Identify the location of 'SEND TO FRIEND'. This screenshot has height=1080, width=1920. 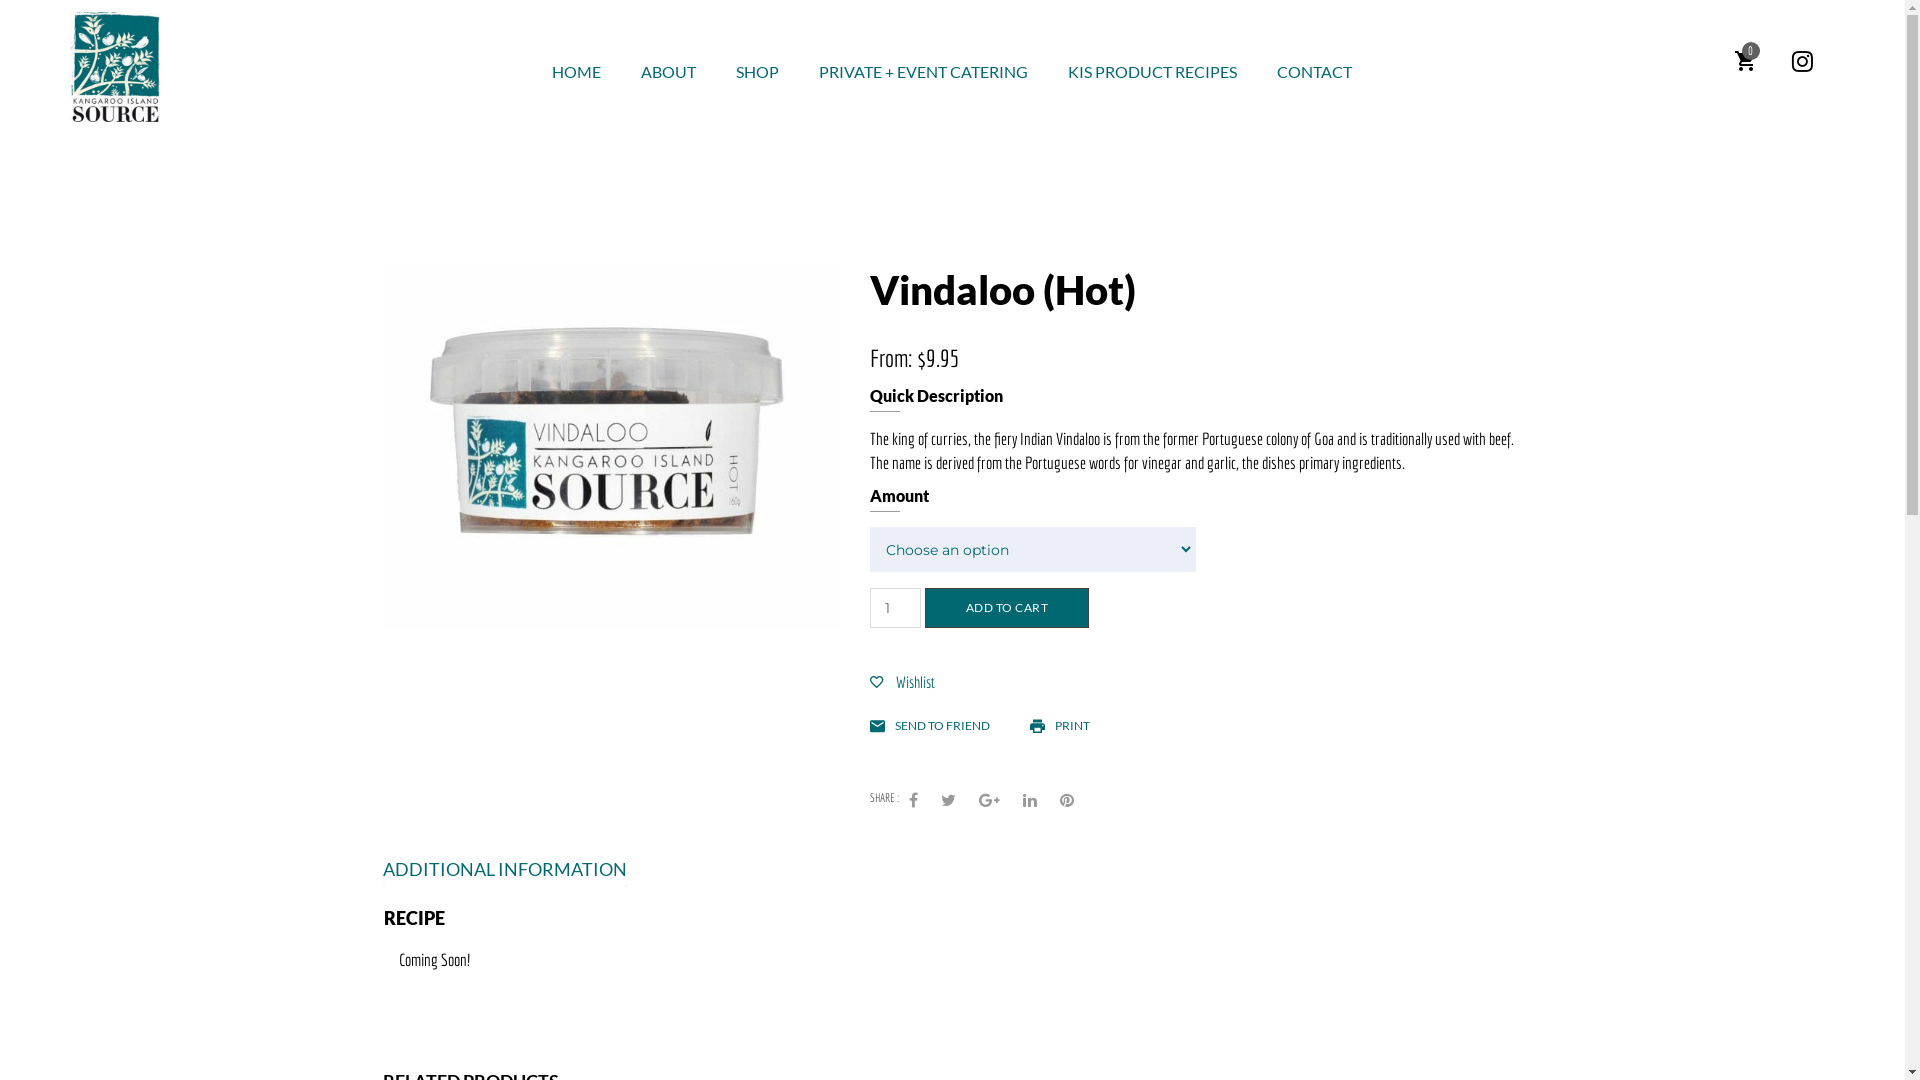
(929, 725).